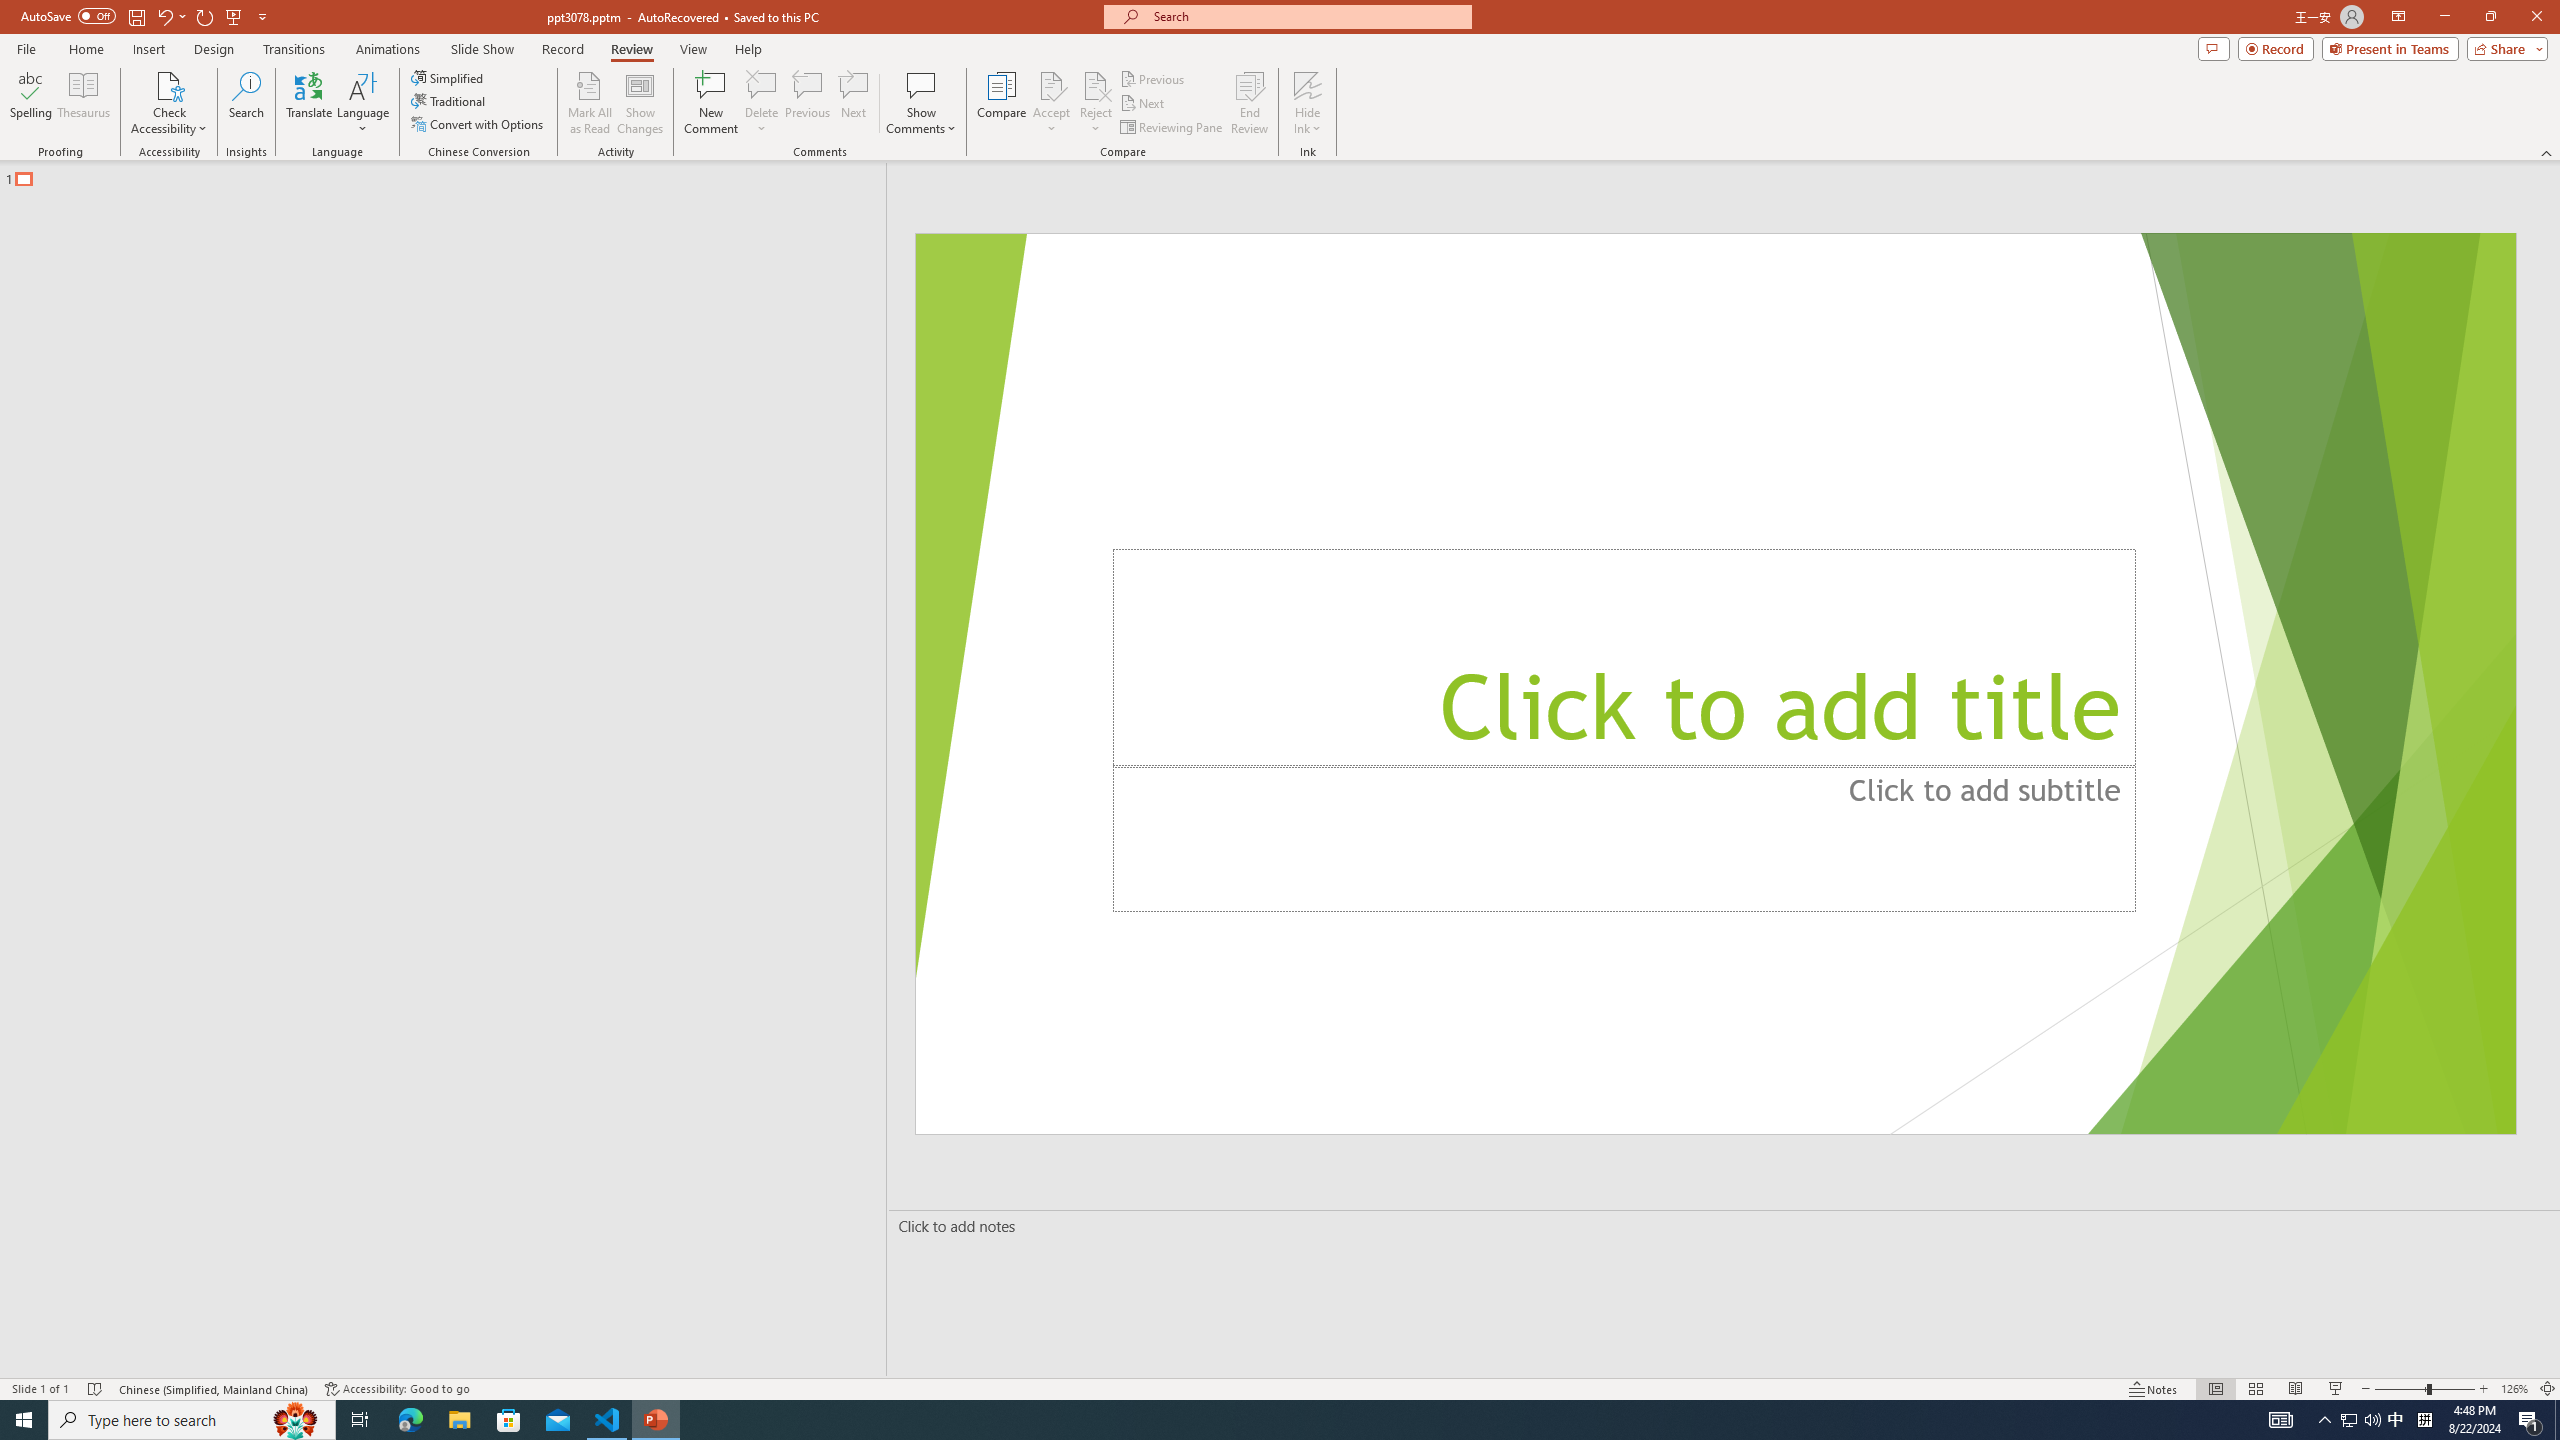  Describe the element at coordinates (640, 103) in the screenshot. I see `'Show Changes'` at that location.